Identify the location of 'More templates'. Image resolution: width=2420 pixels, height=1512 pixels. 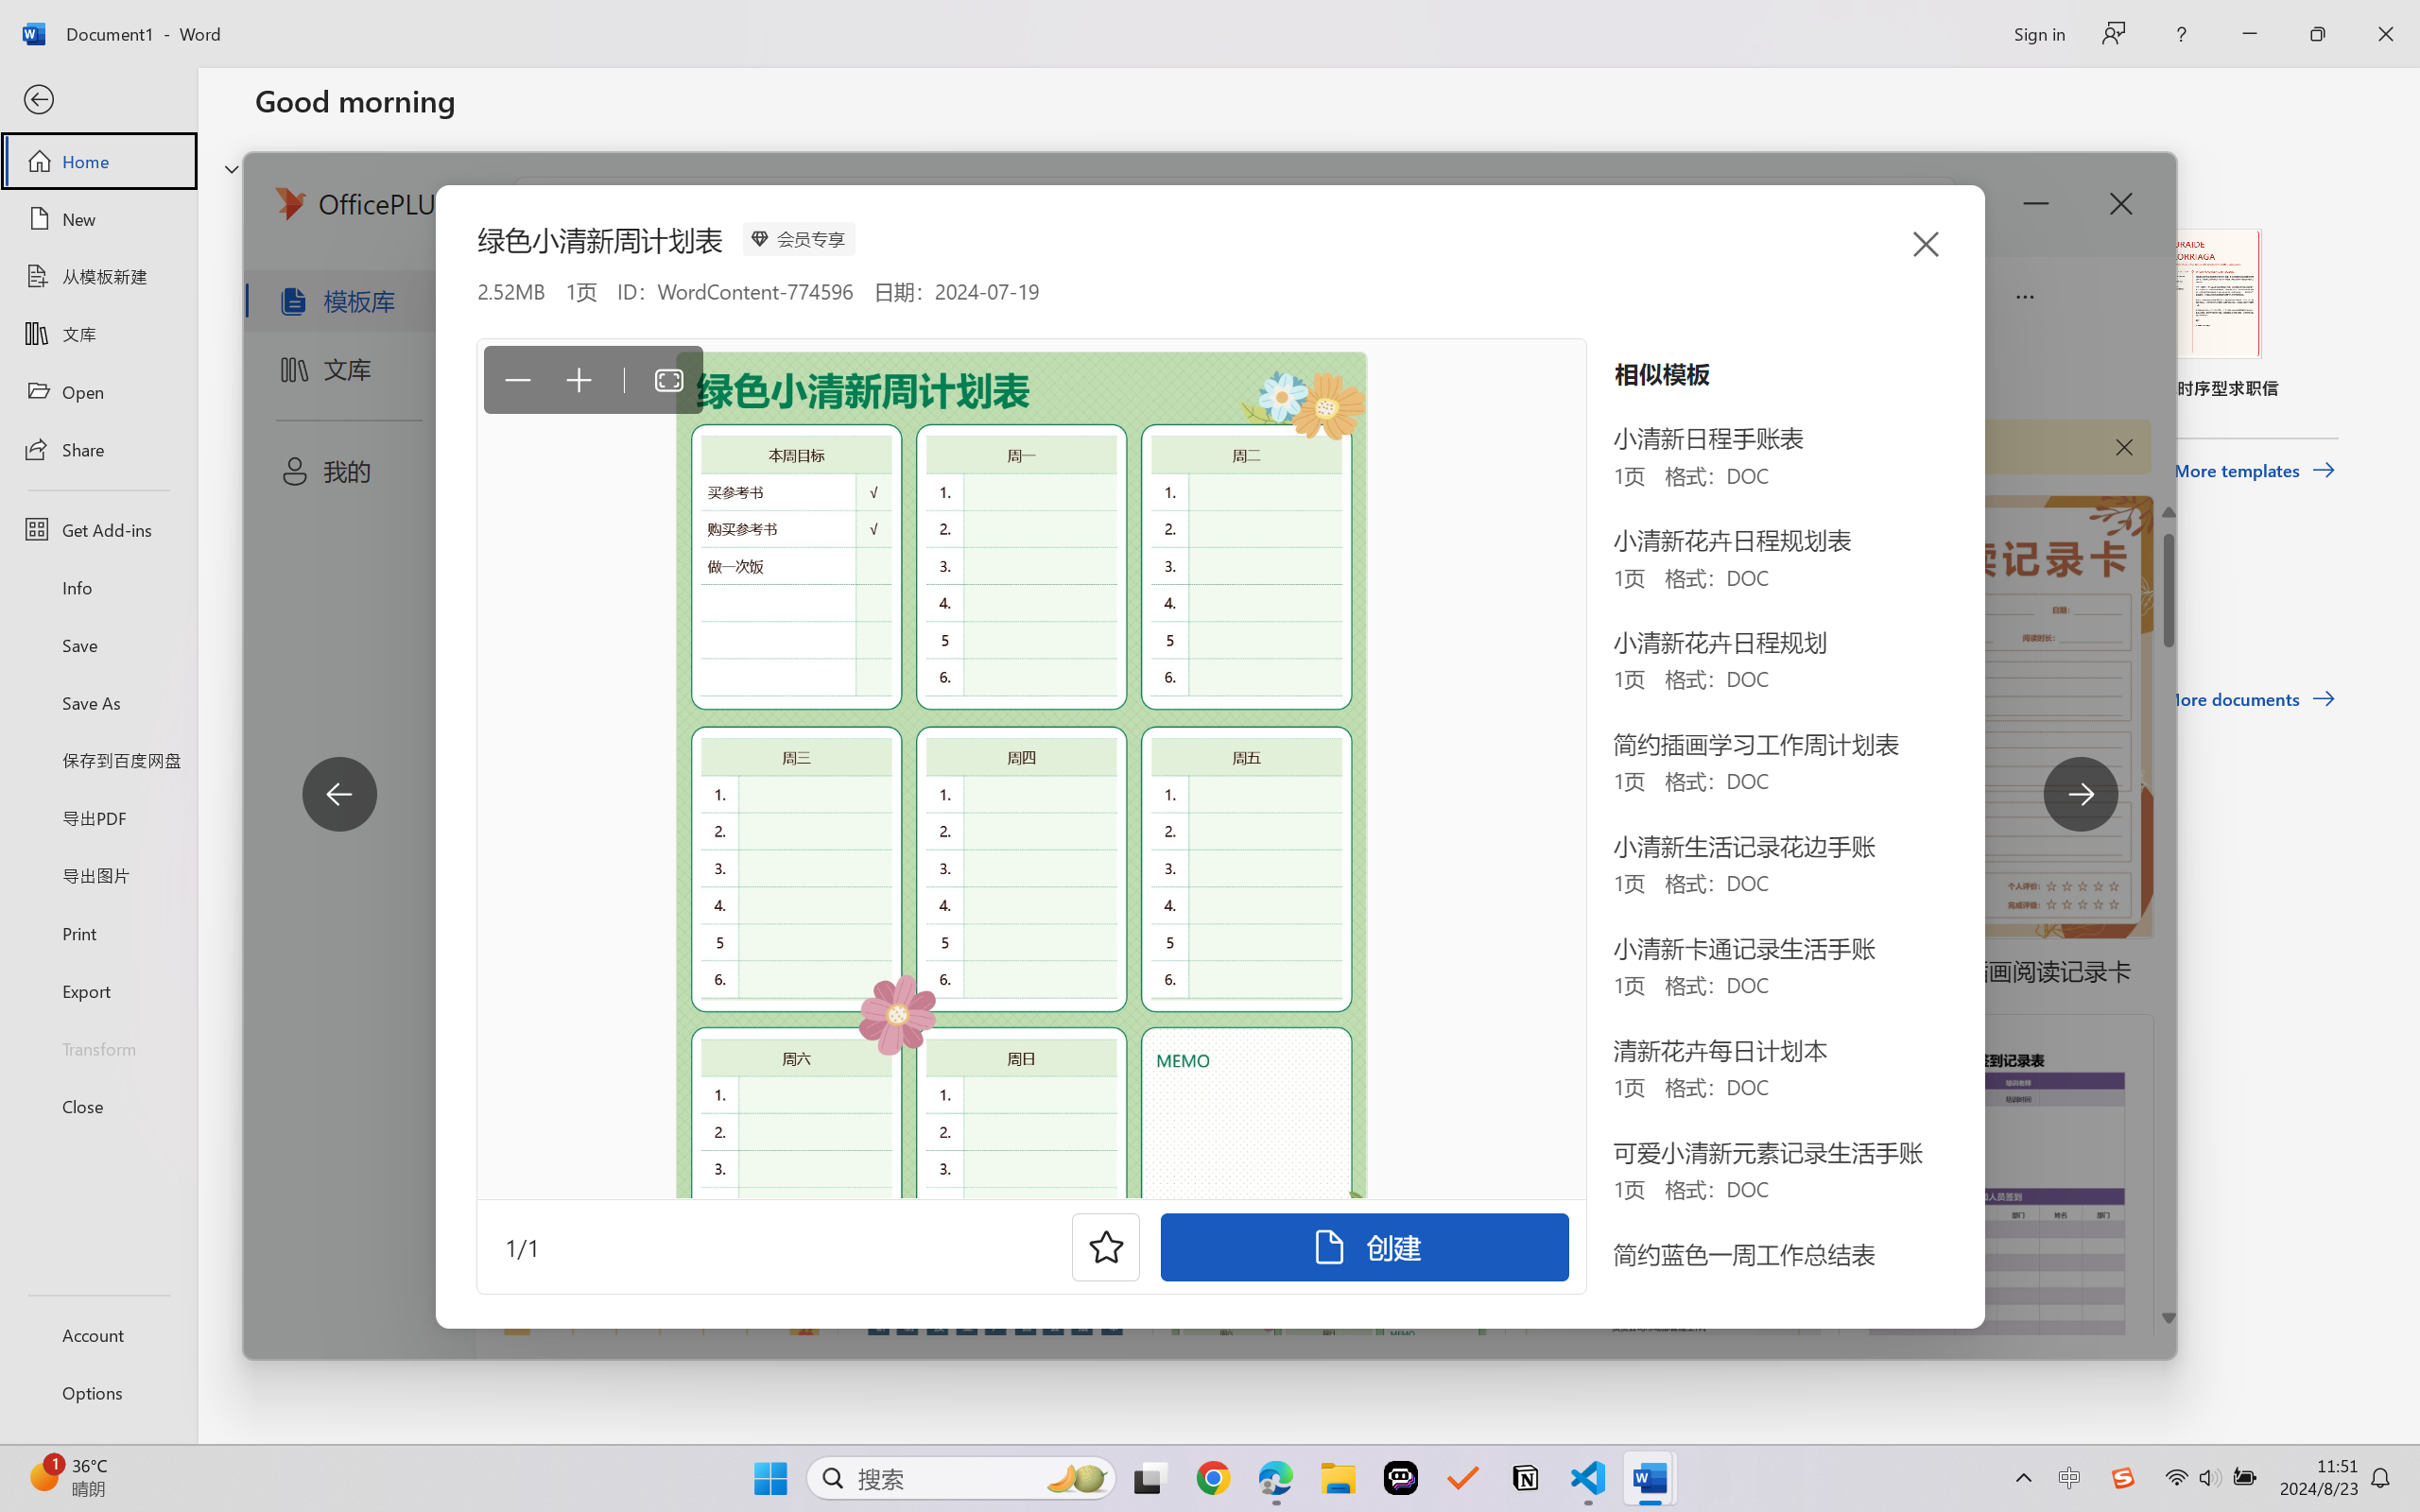
(2253, 471).